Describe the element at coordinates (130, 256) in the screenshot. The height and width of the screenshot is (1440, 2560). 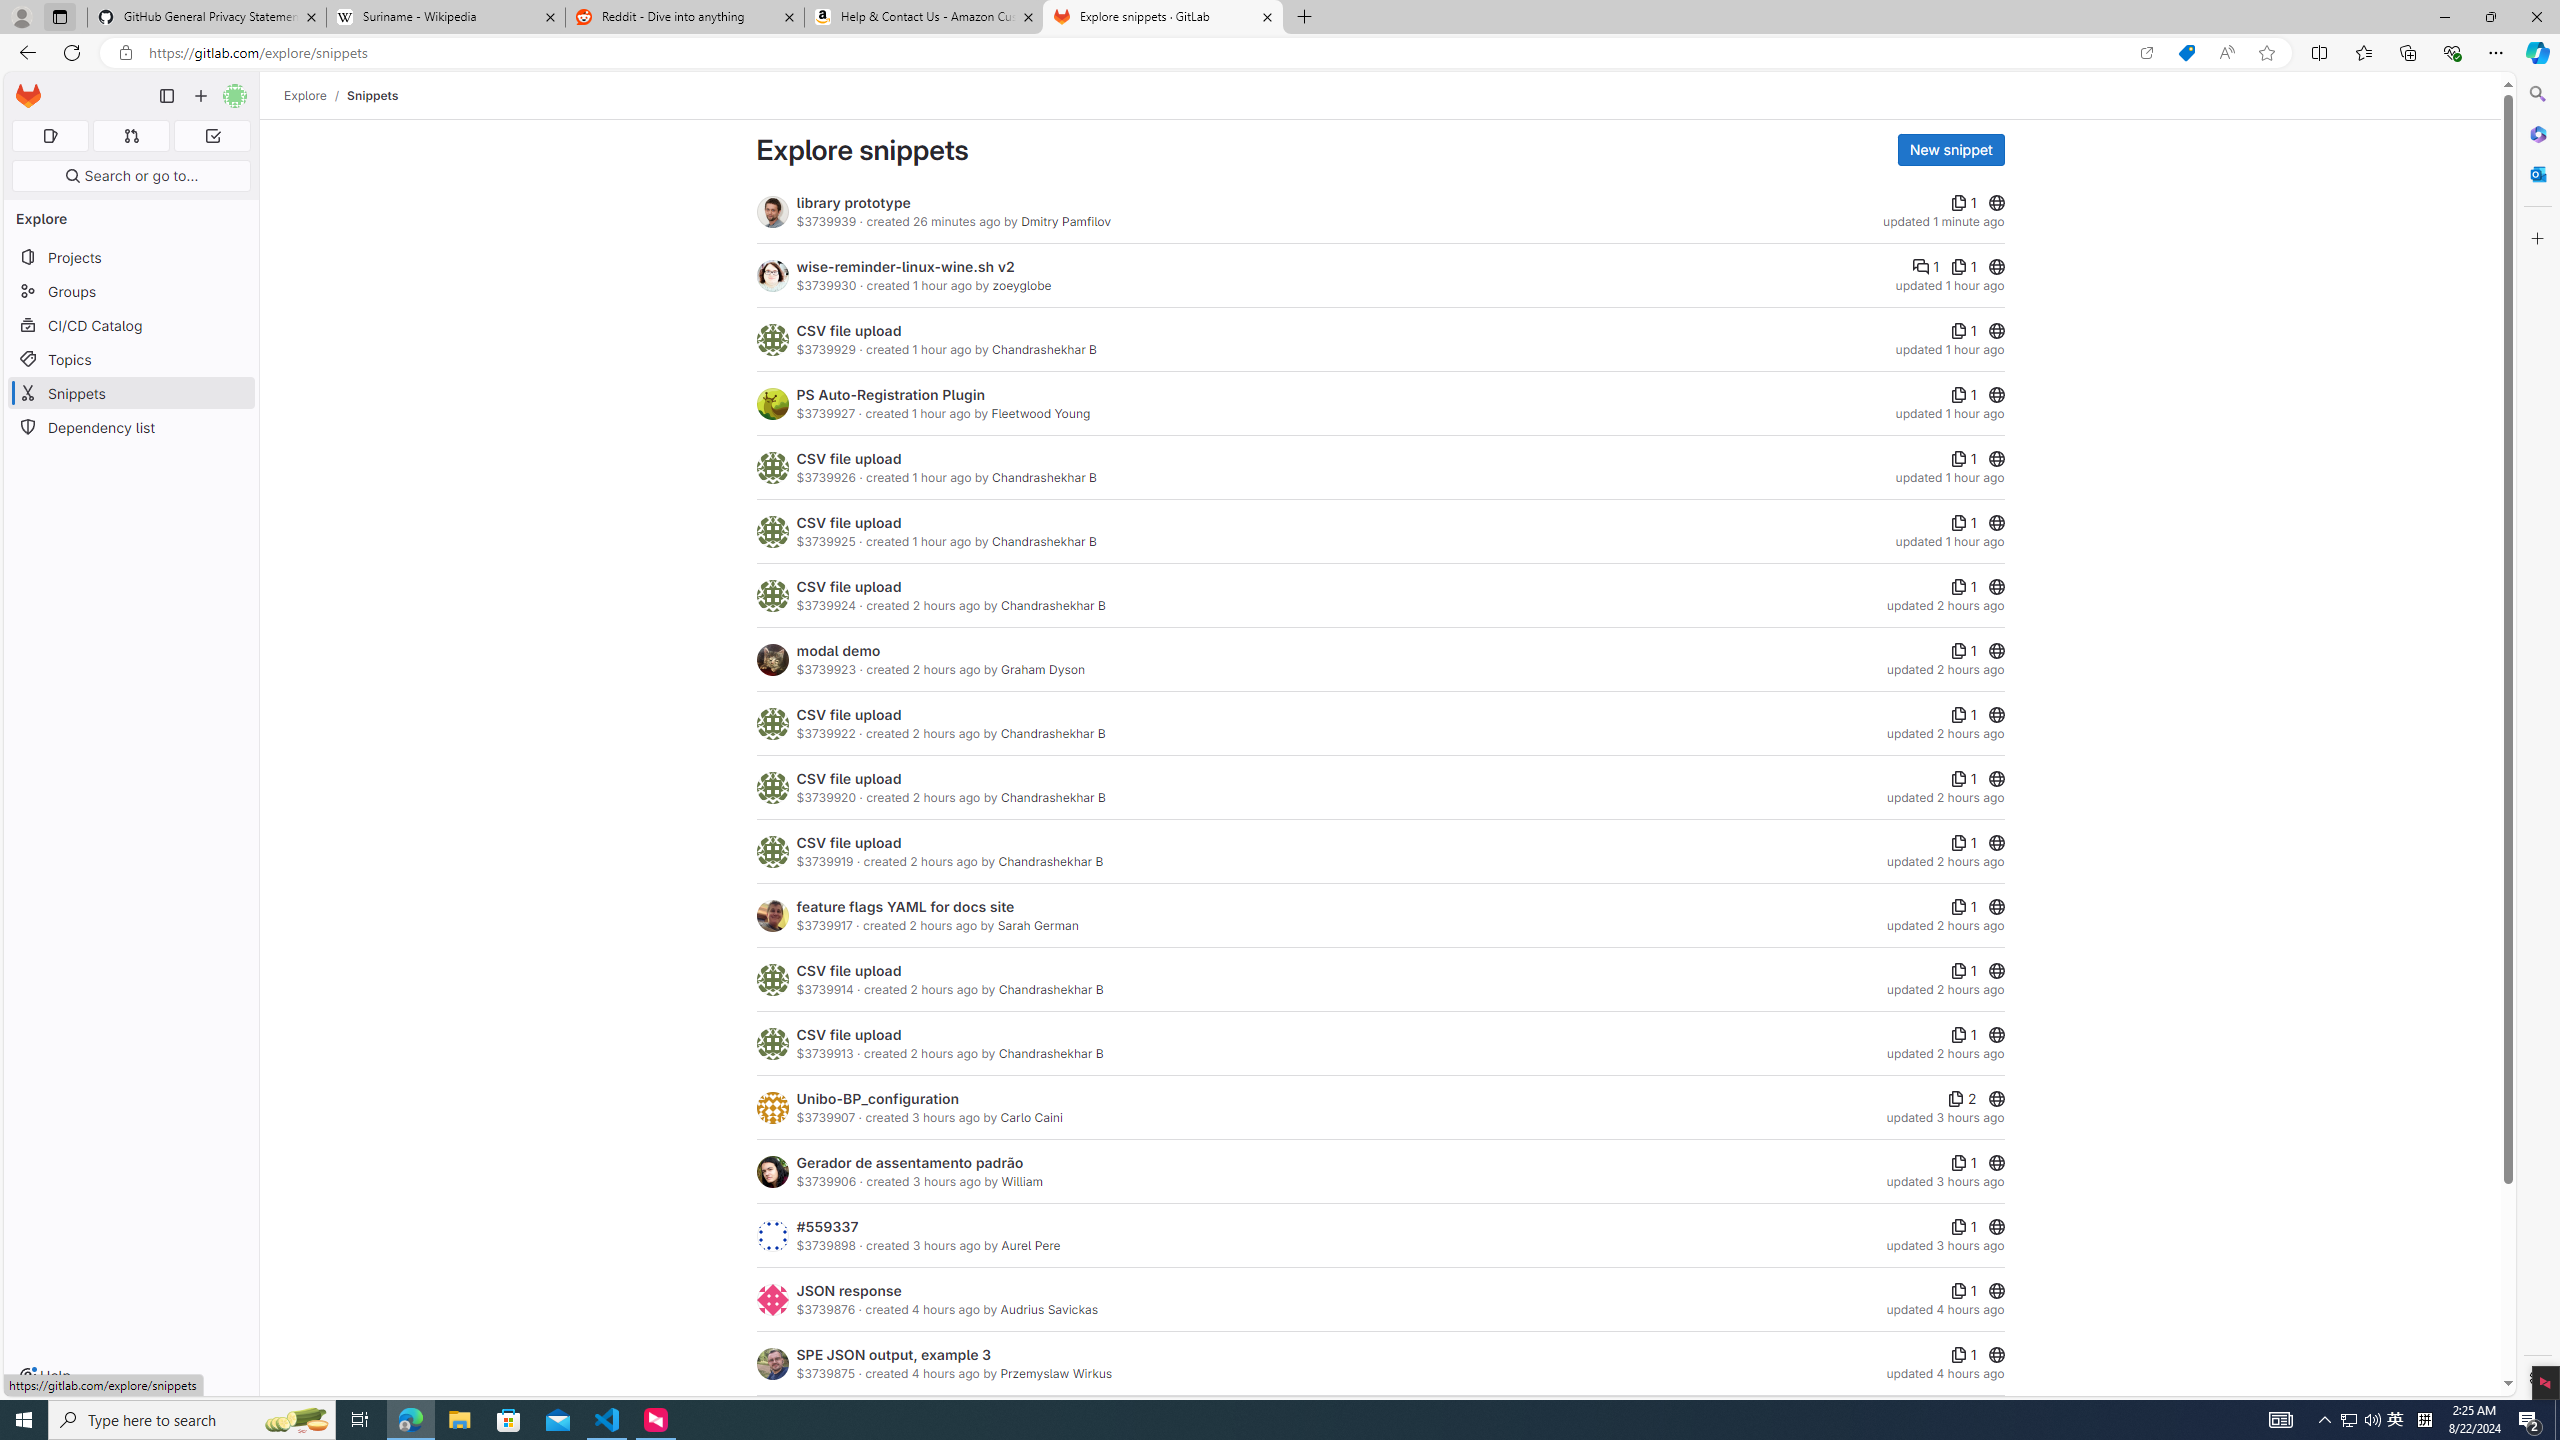
I see `'Projects'` at that location.